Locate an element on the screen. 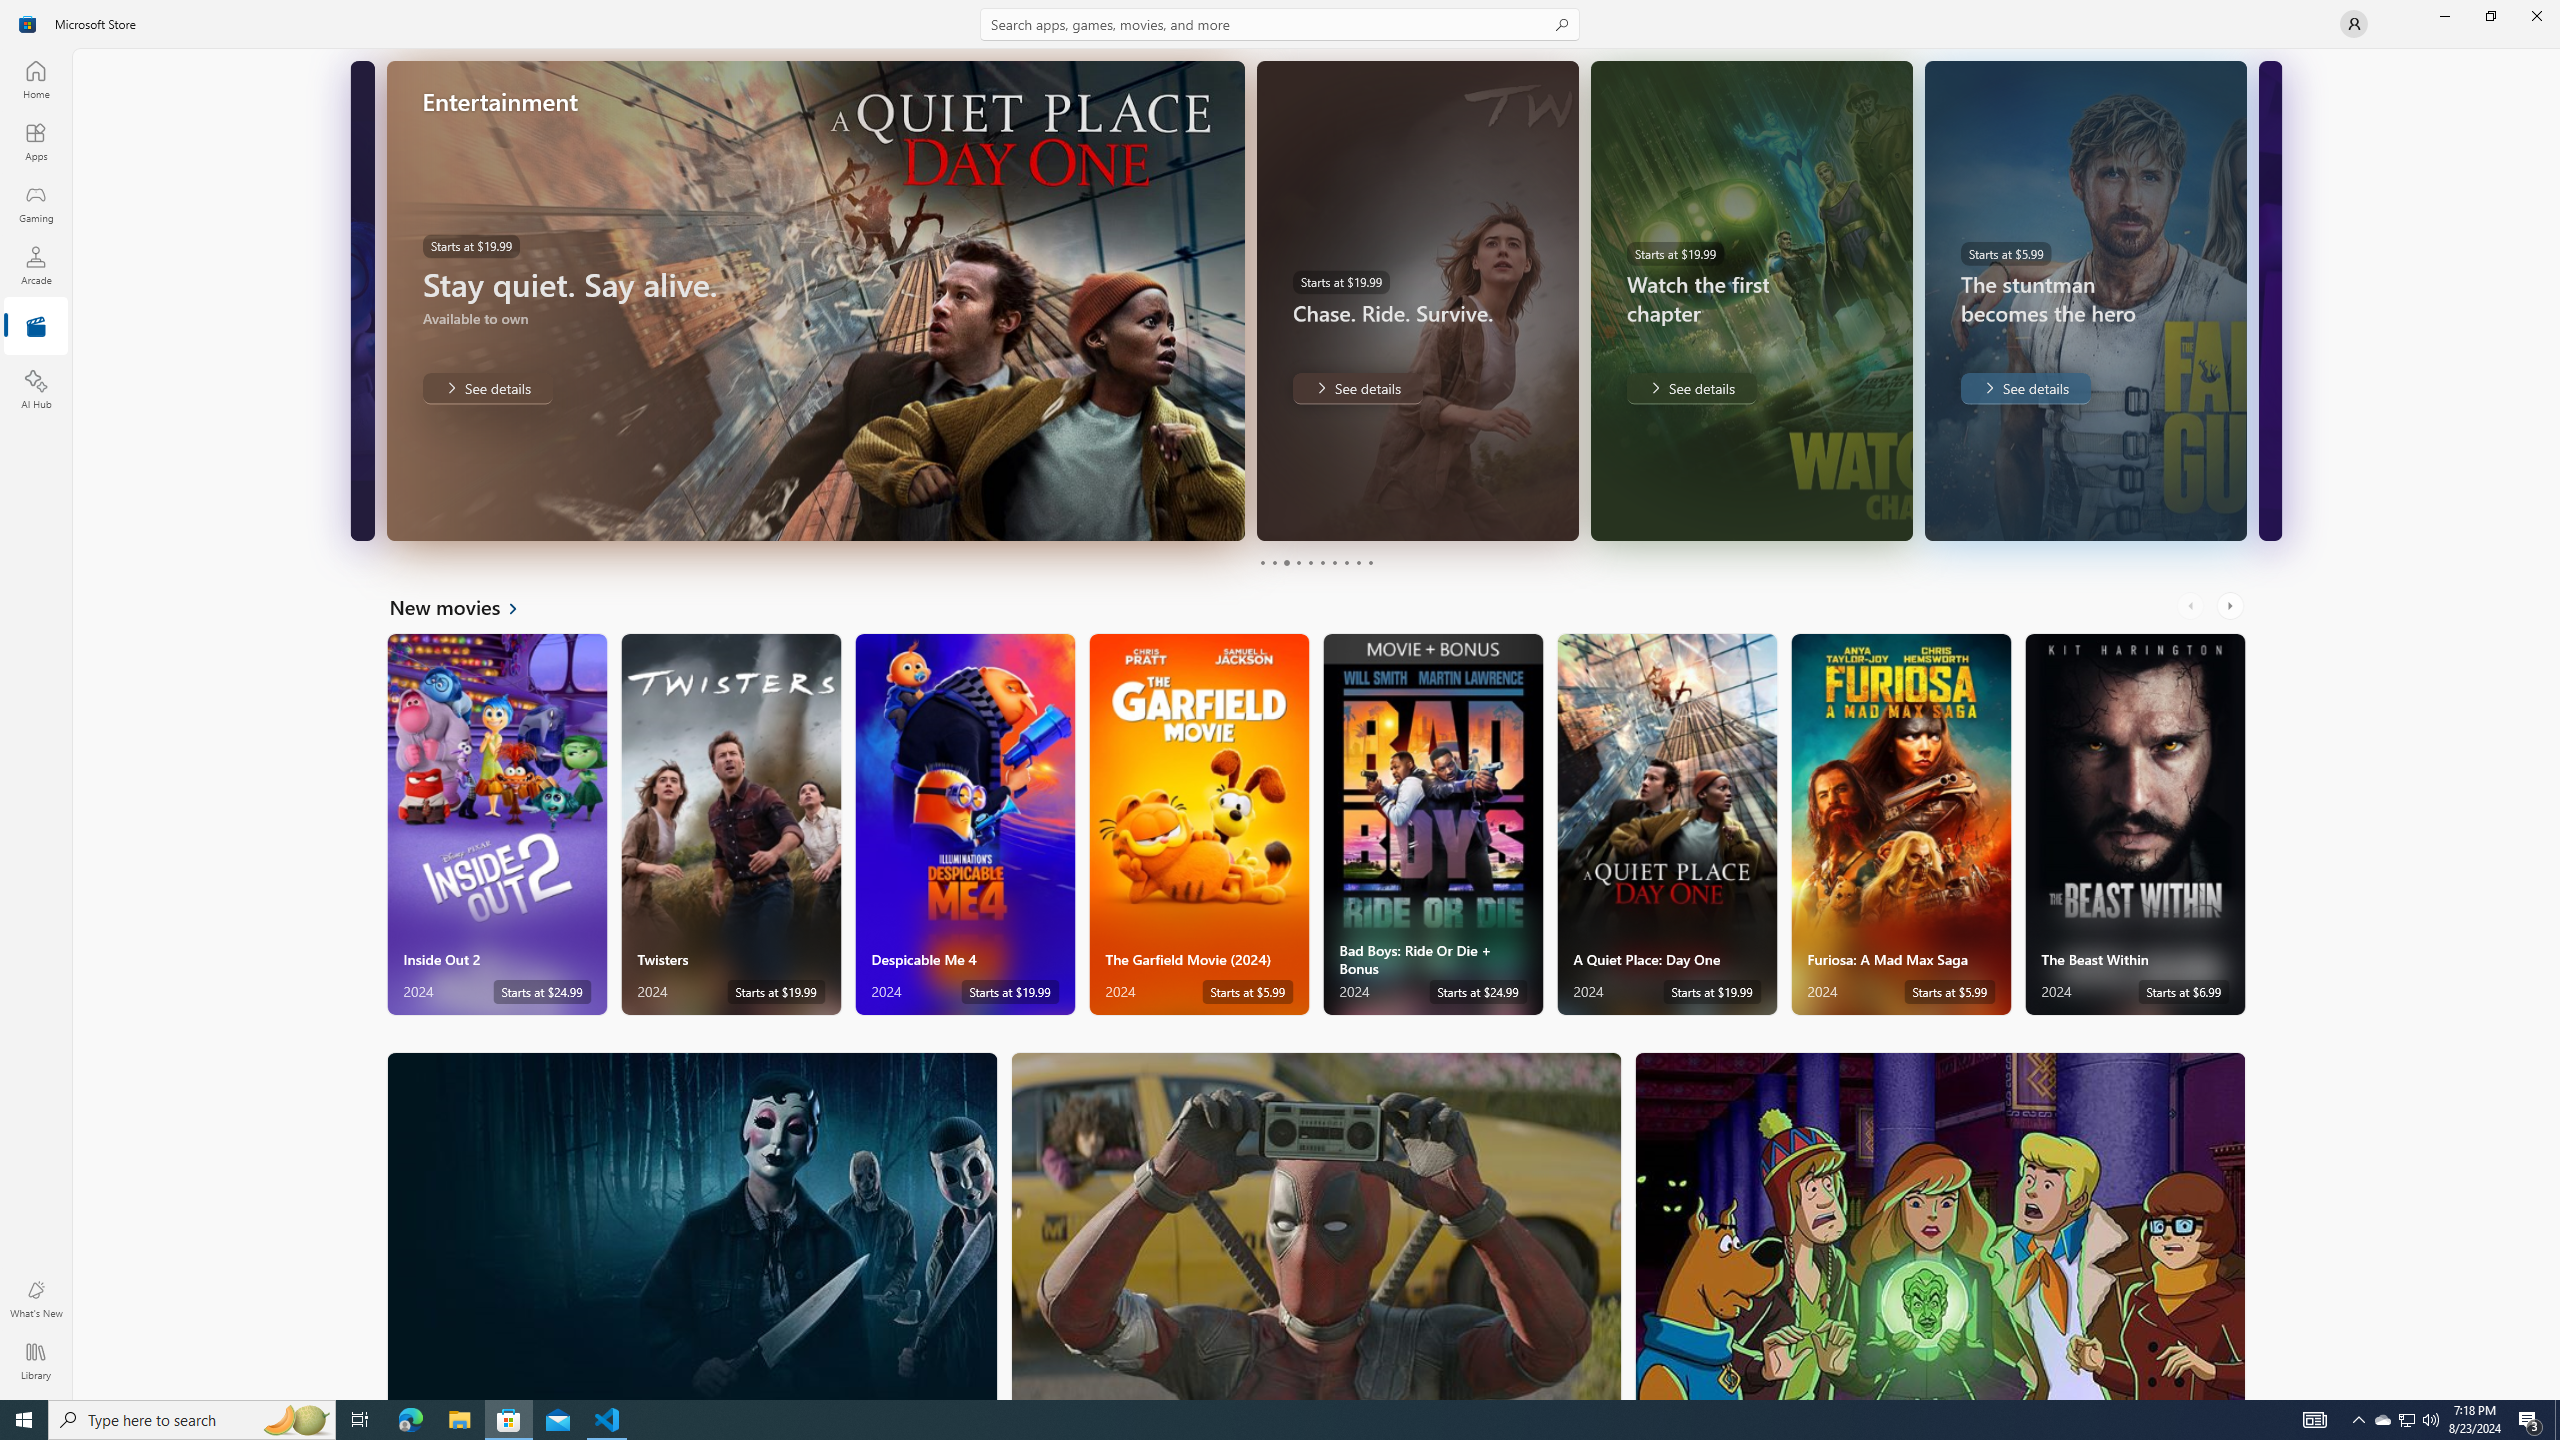 Image resolution: width=2560 pixels, height=1440 pixels. 'Pager' is located at coordinates (1316, 562).